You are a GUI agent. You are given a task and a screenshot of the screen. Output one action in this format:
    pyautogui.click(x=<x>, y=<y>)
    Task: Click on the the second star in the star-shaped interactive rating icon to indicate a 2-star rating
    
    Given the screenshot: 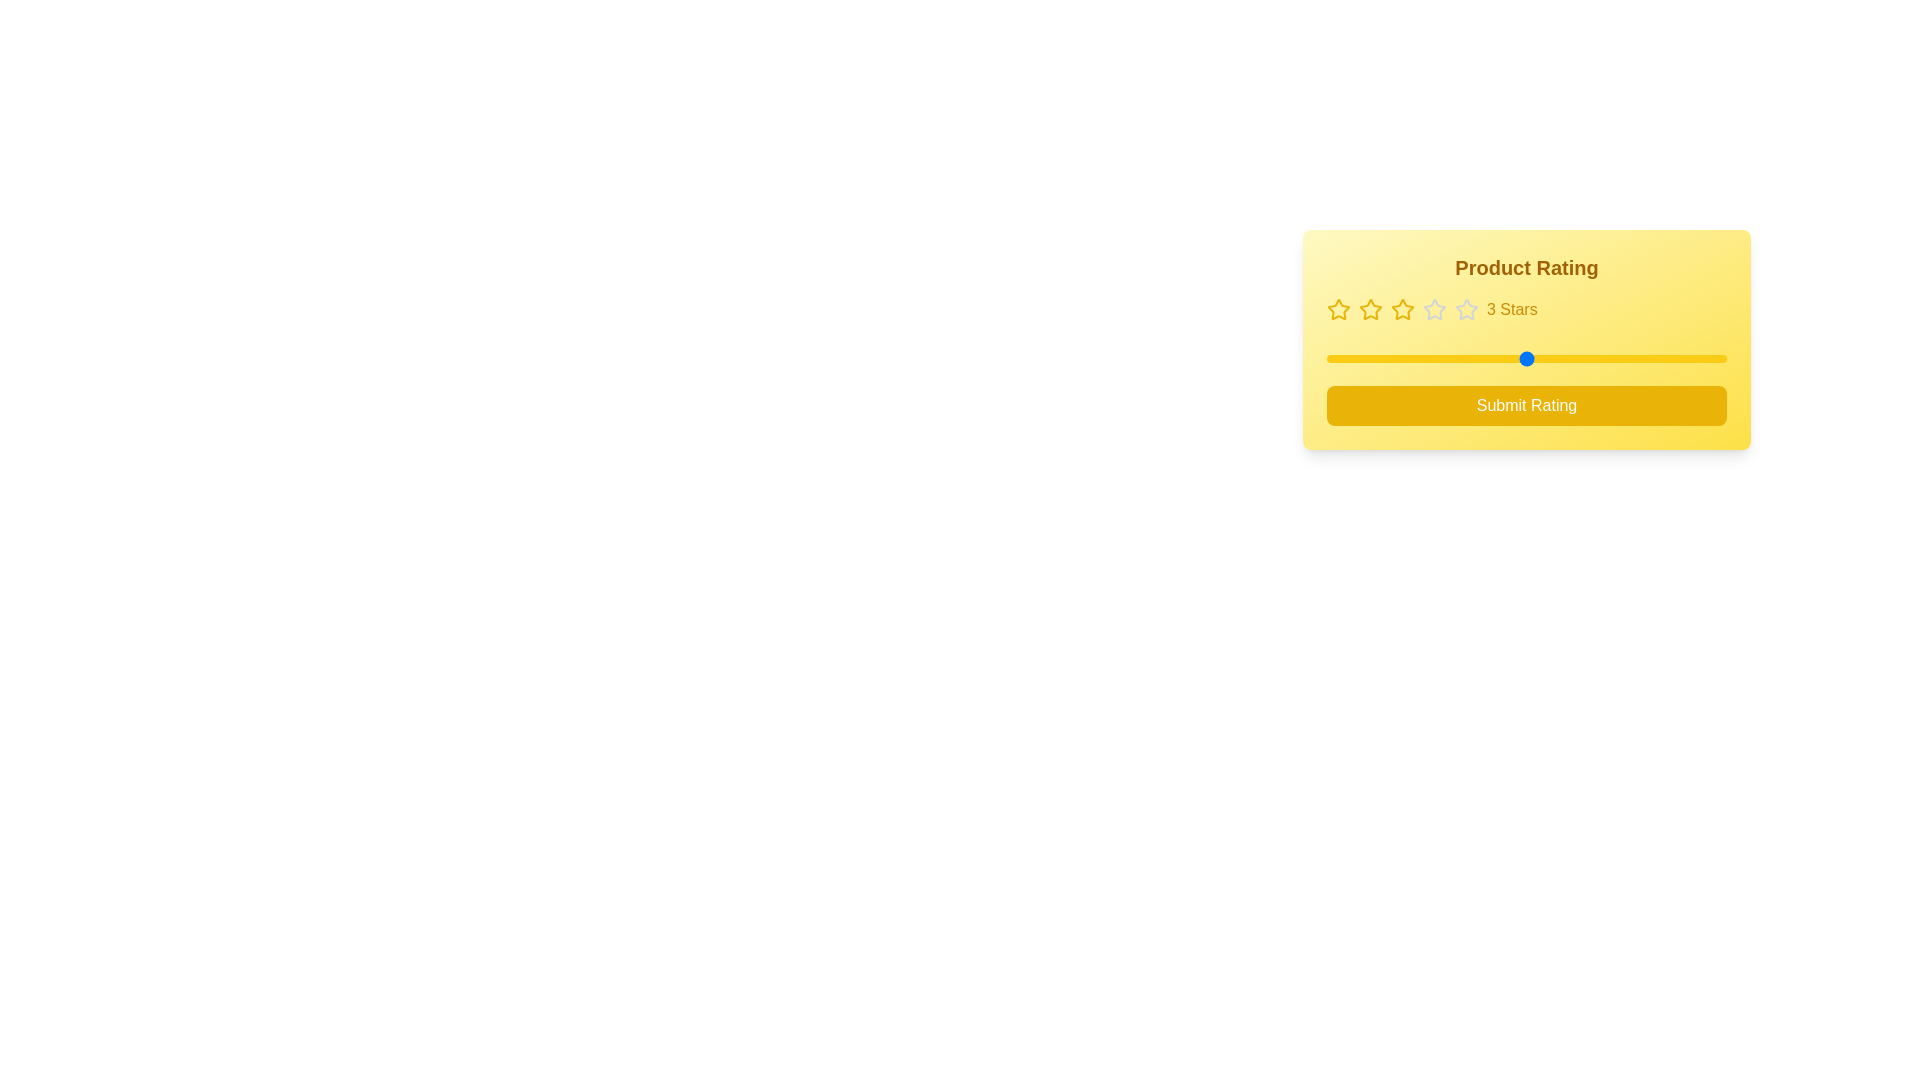 What is the action you would take?
    pyautogui.click(x=1400, y=308)
    